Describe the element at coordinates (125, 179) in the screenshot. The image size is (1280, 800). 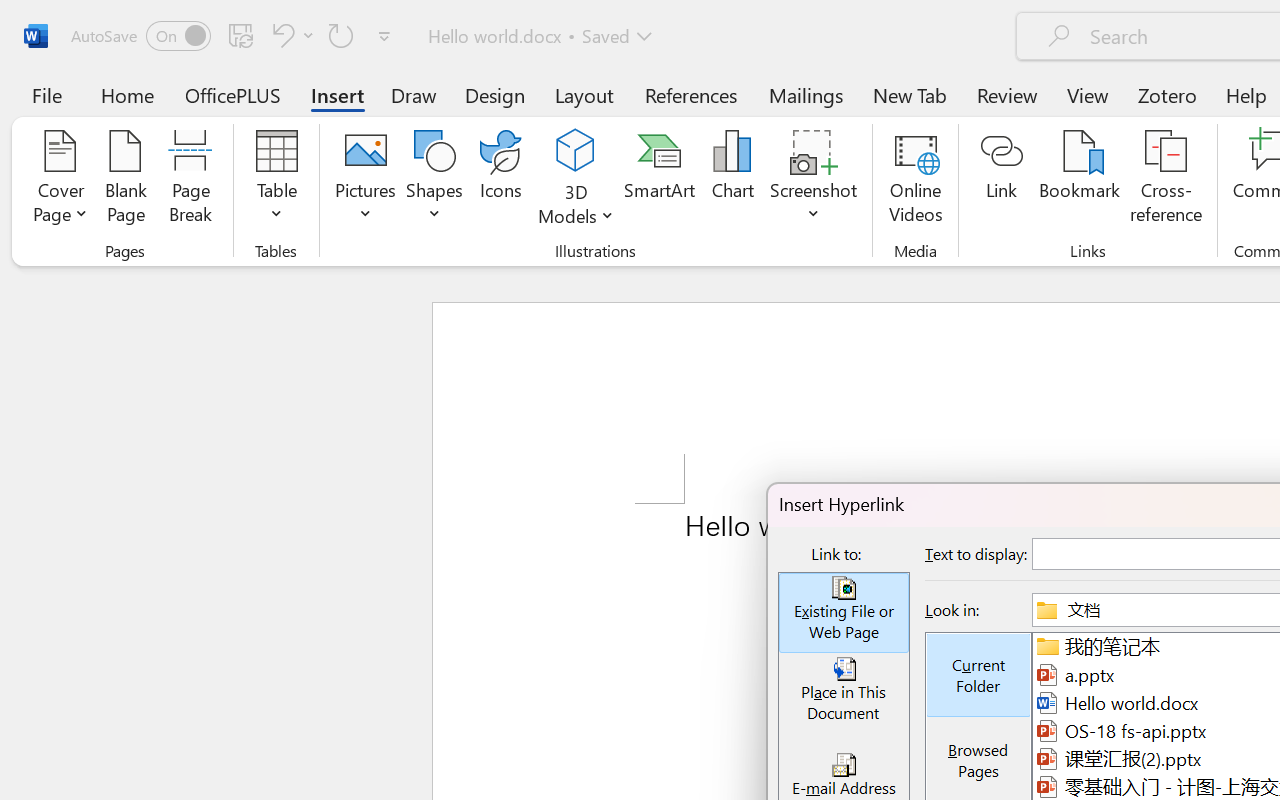
I see `'Blank Page'` at that location.